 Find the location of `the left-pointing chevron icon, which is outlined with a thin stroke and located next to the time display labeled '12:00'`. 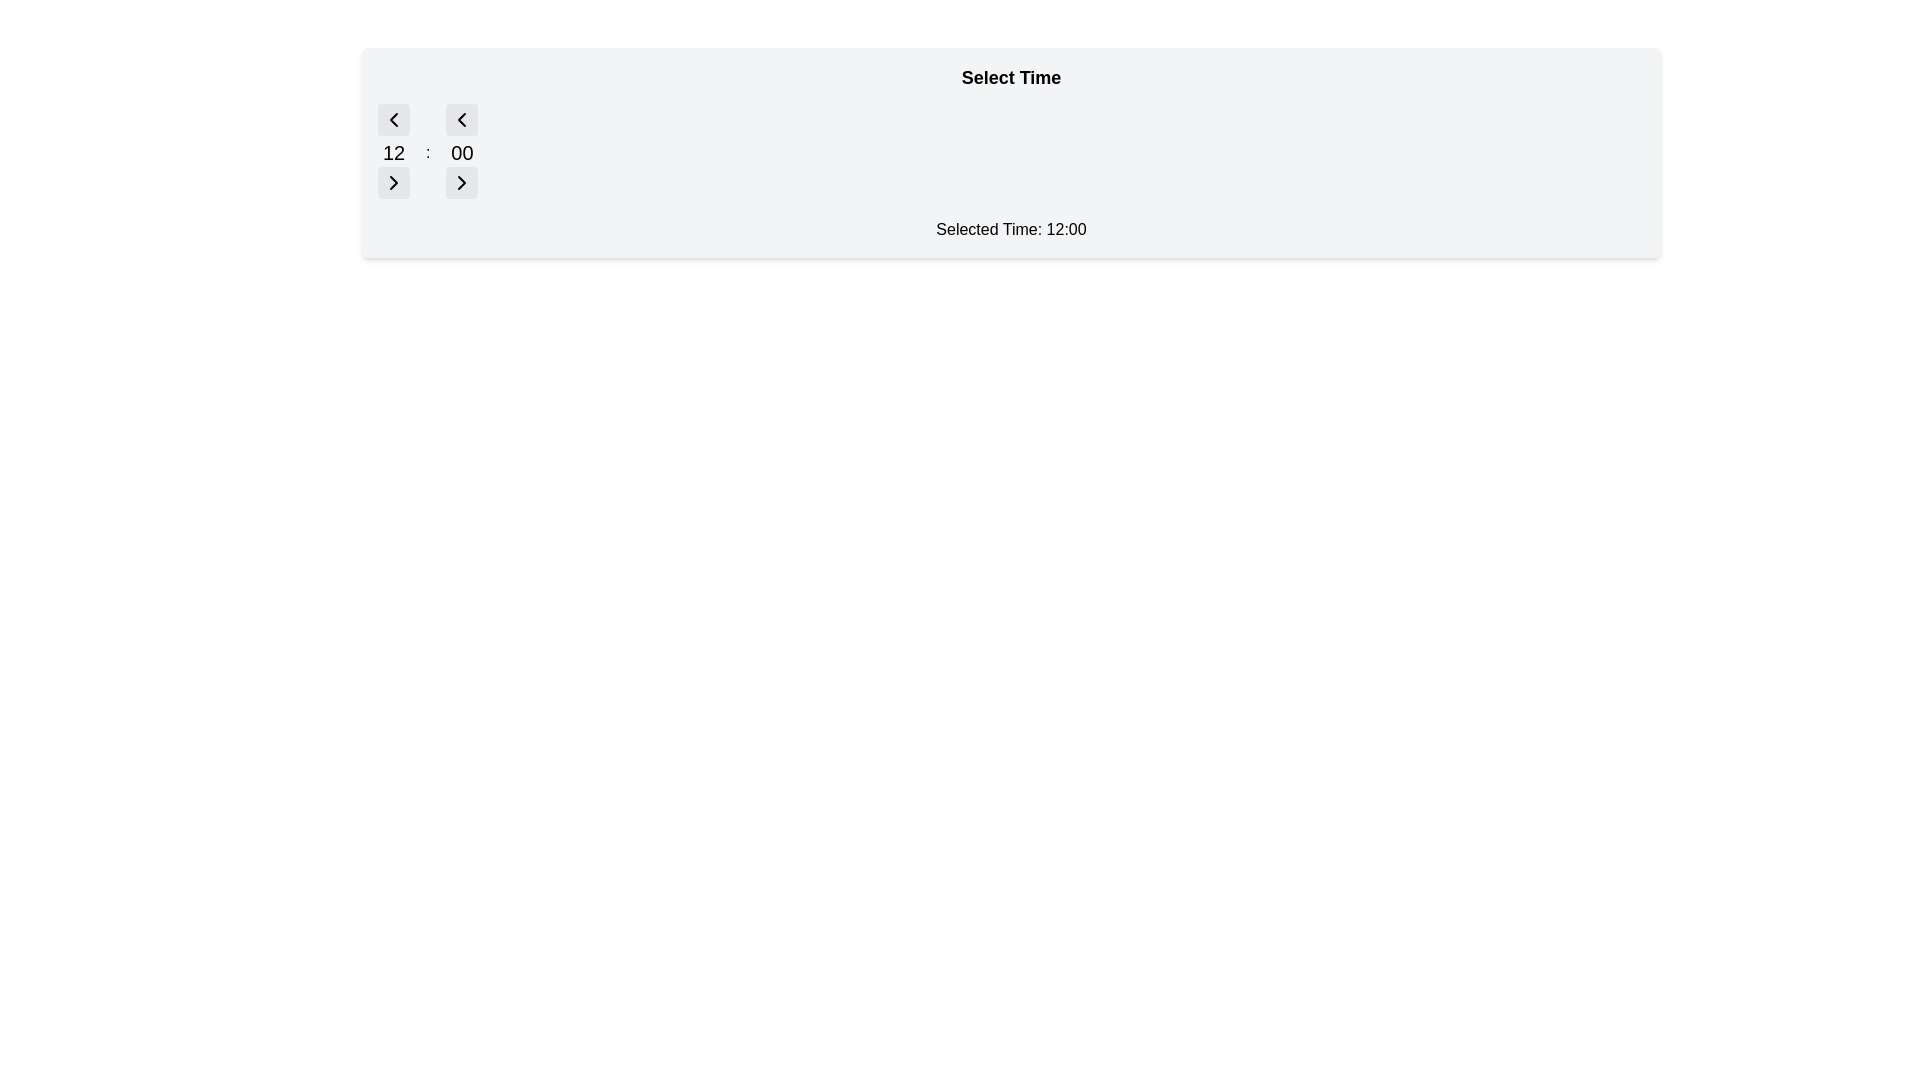

the left-pointing chevron icon, which is outlined with a thin stroke and located next to the time display labeled '12:00' is located at coordinates (393, 119).